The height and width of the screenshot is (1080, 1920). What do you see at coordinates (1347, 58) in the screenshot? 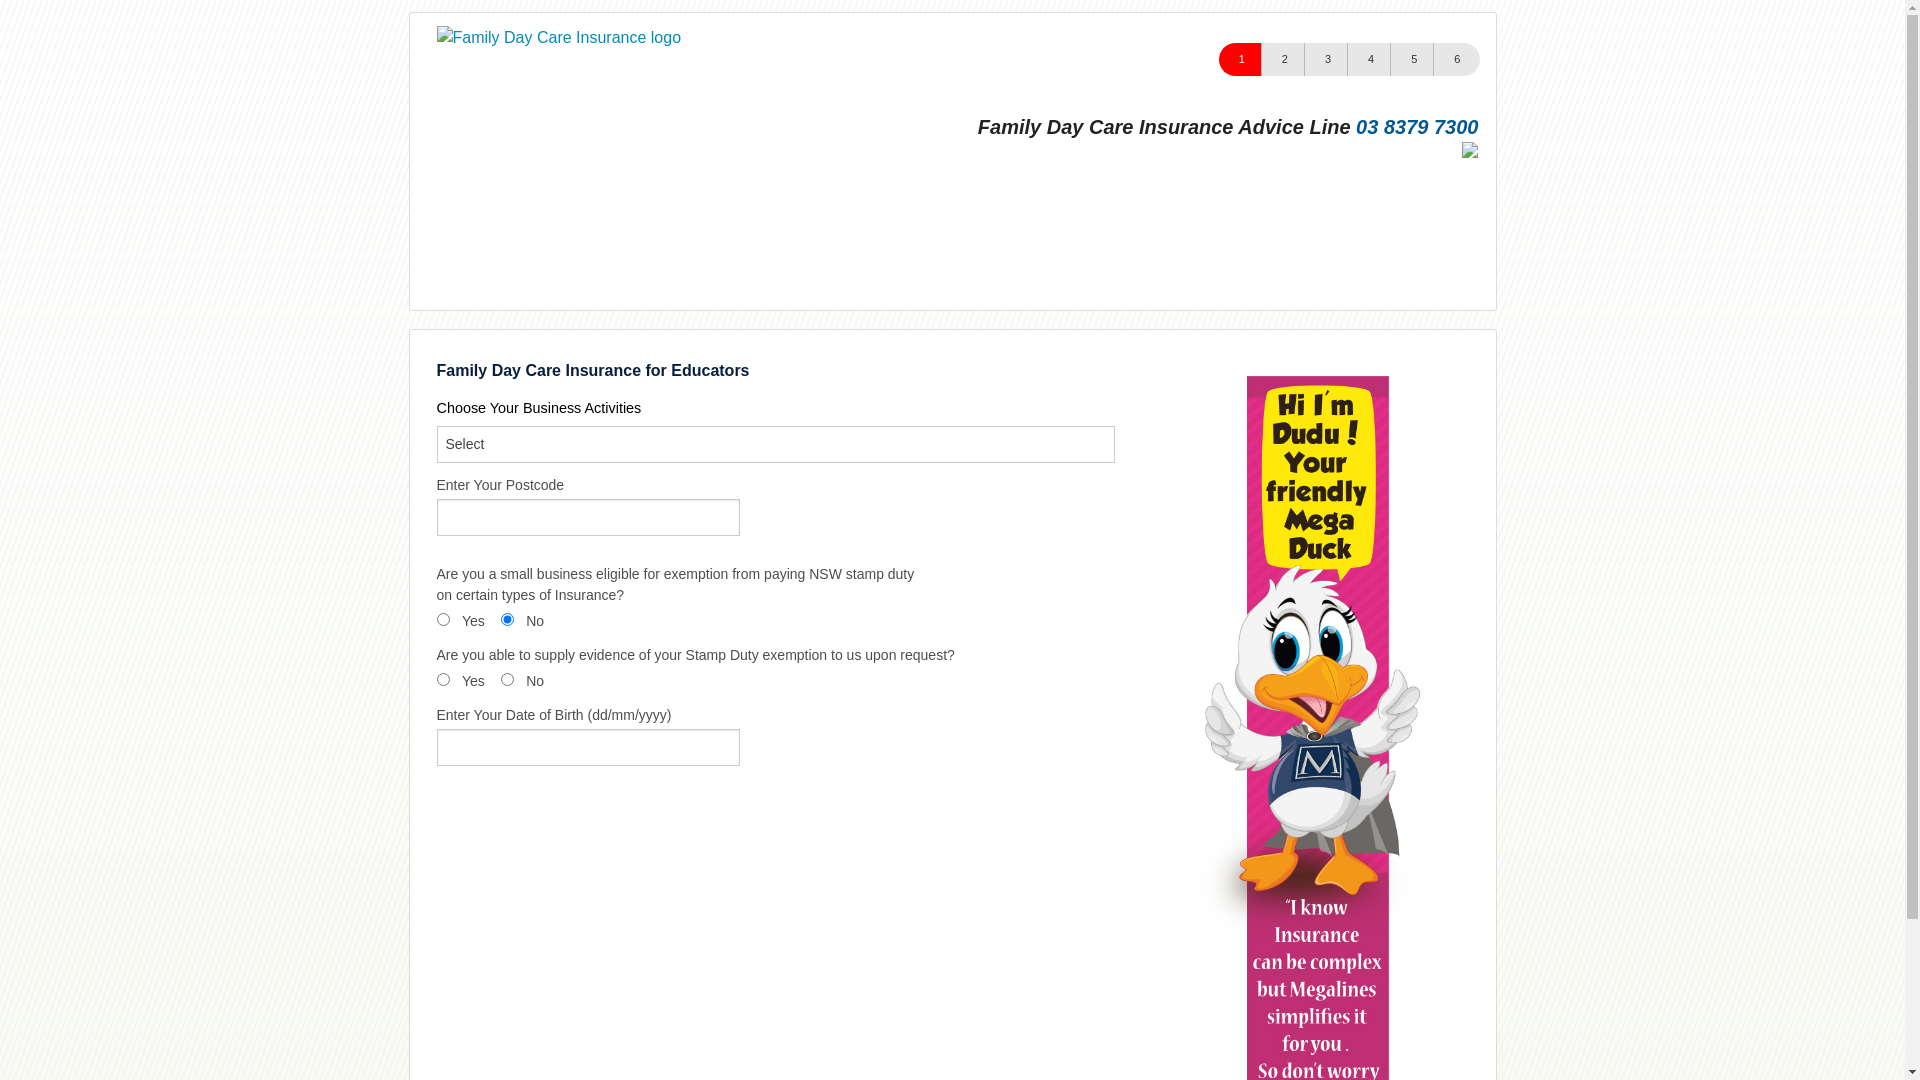
I see `'4'` at bounding box center [1347, 58].